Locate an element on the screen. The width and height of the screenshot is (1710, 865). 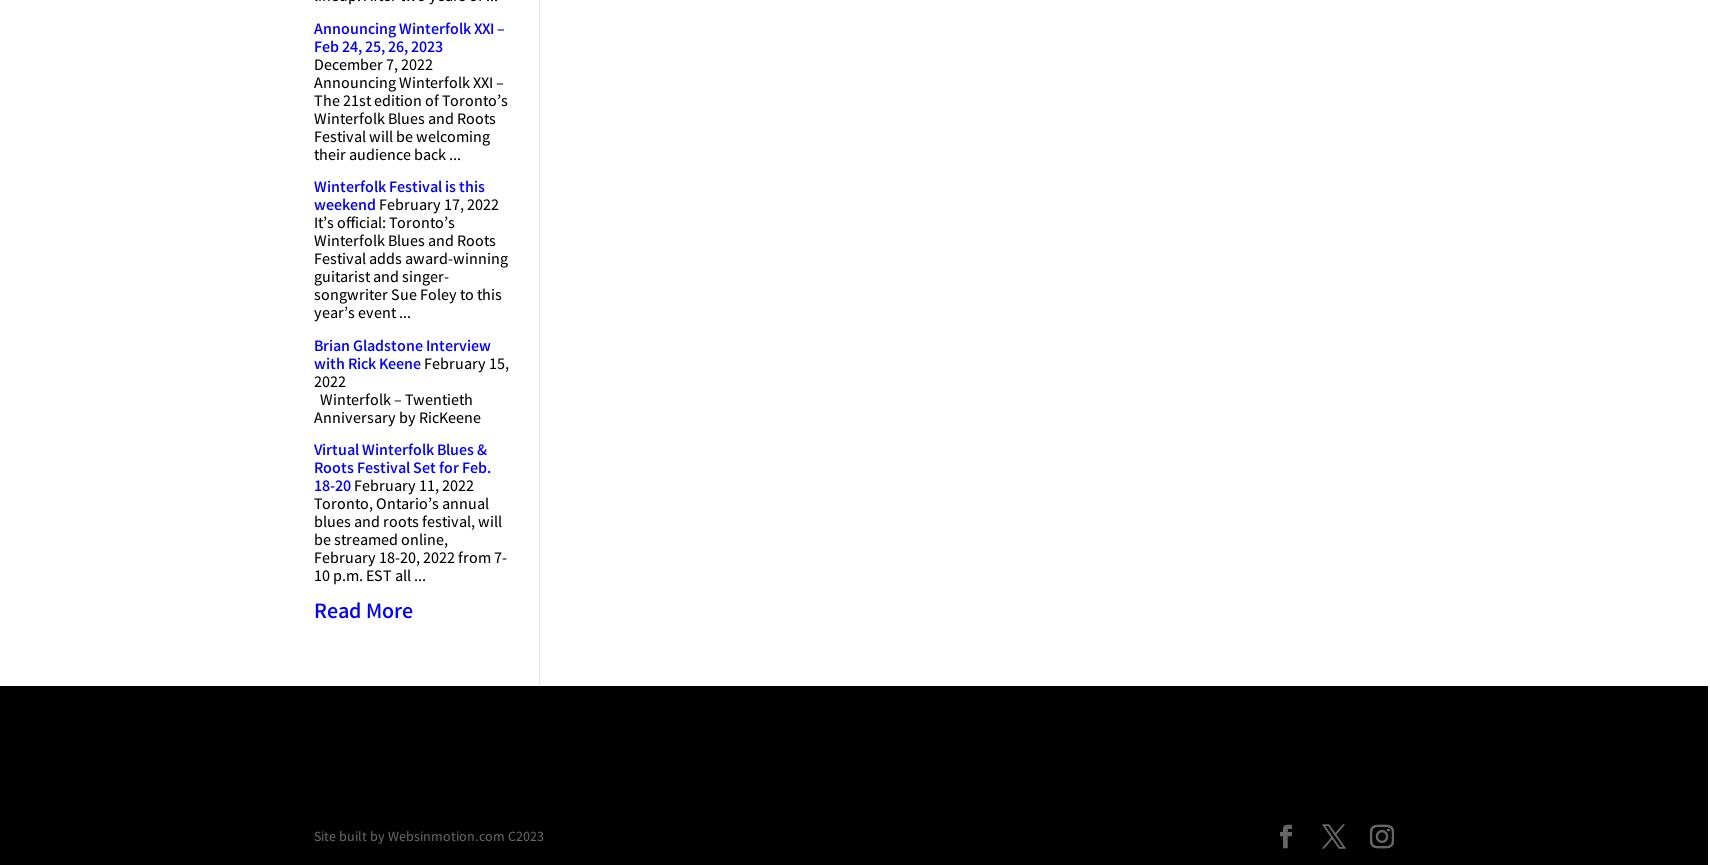
'Read More' is located at coordinates (362, 613).